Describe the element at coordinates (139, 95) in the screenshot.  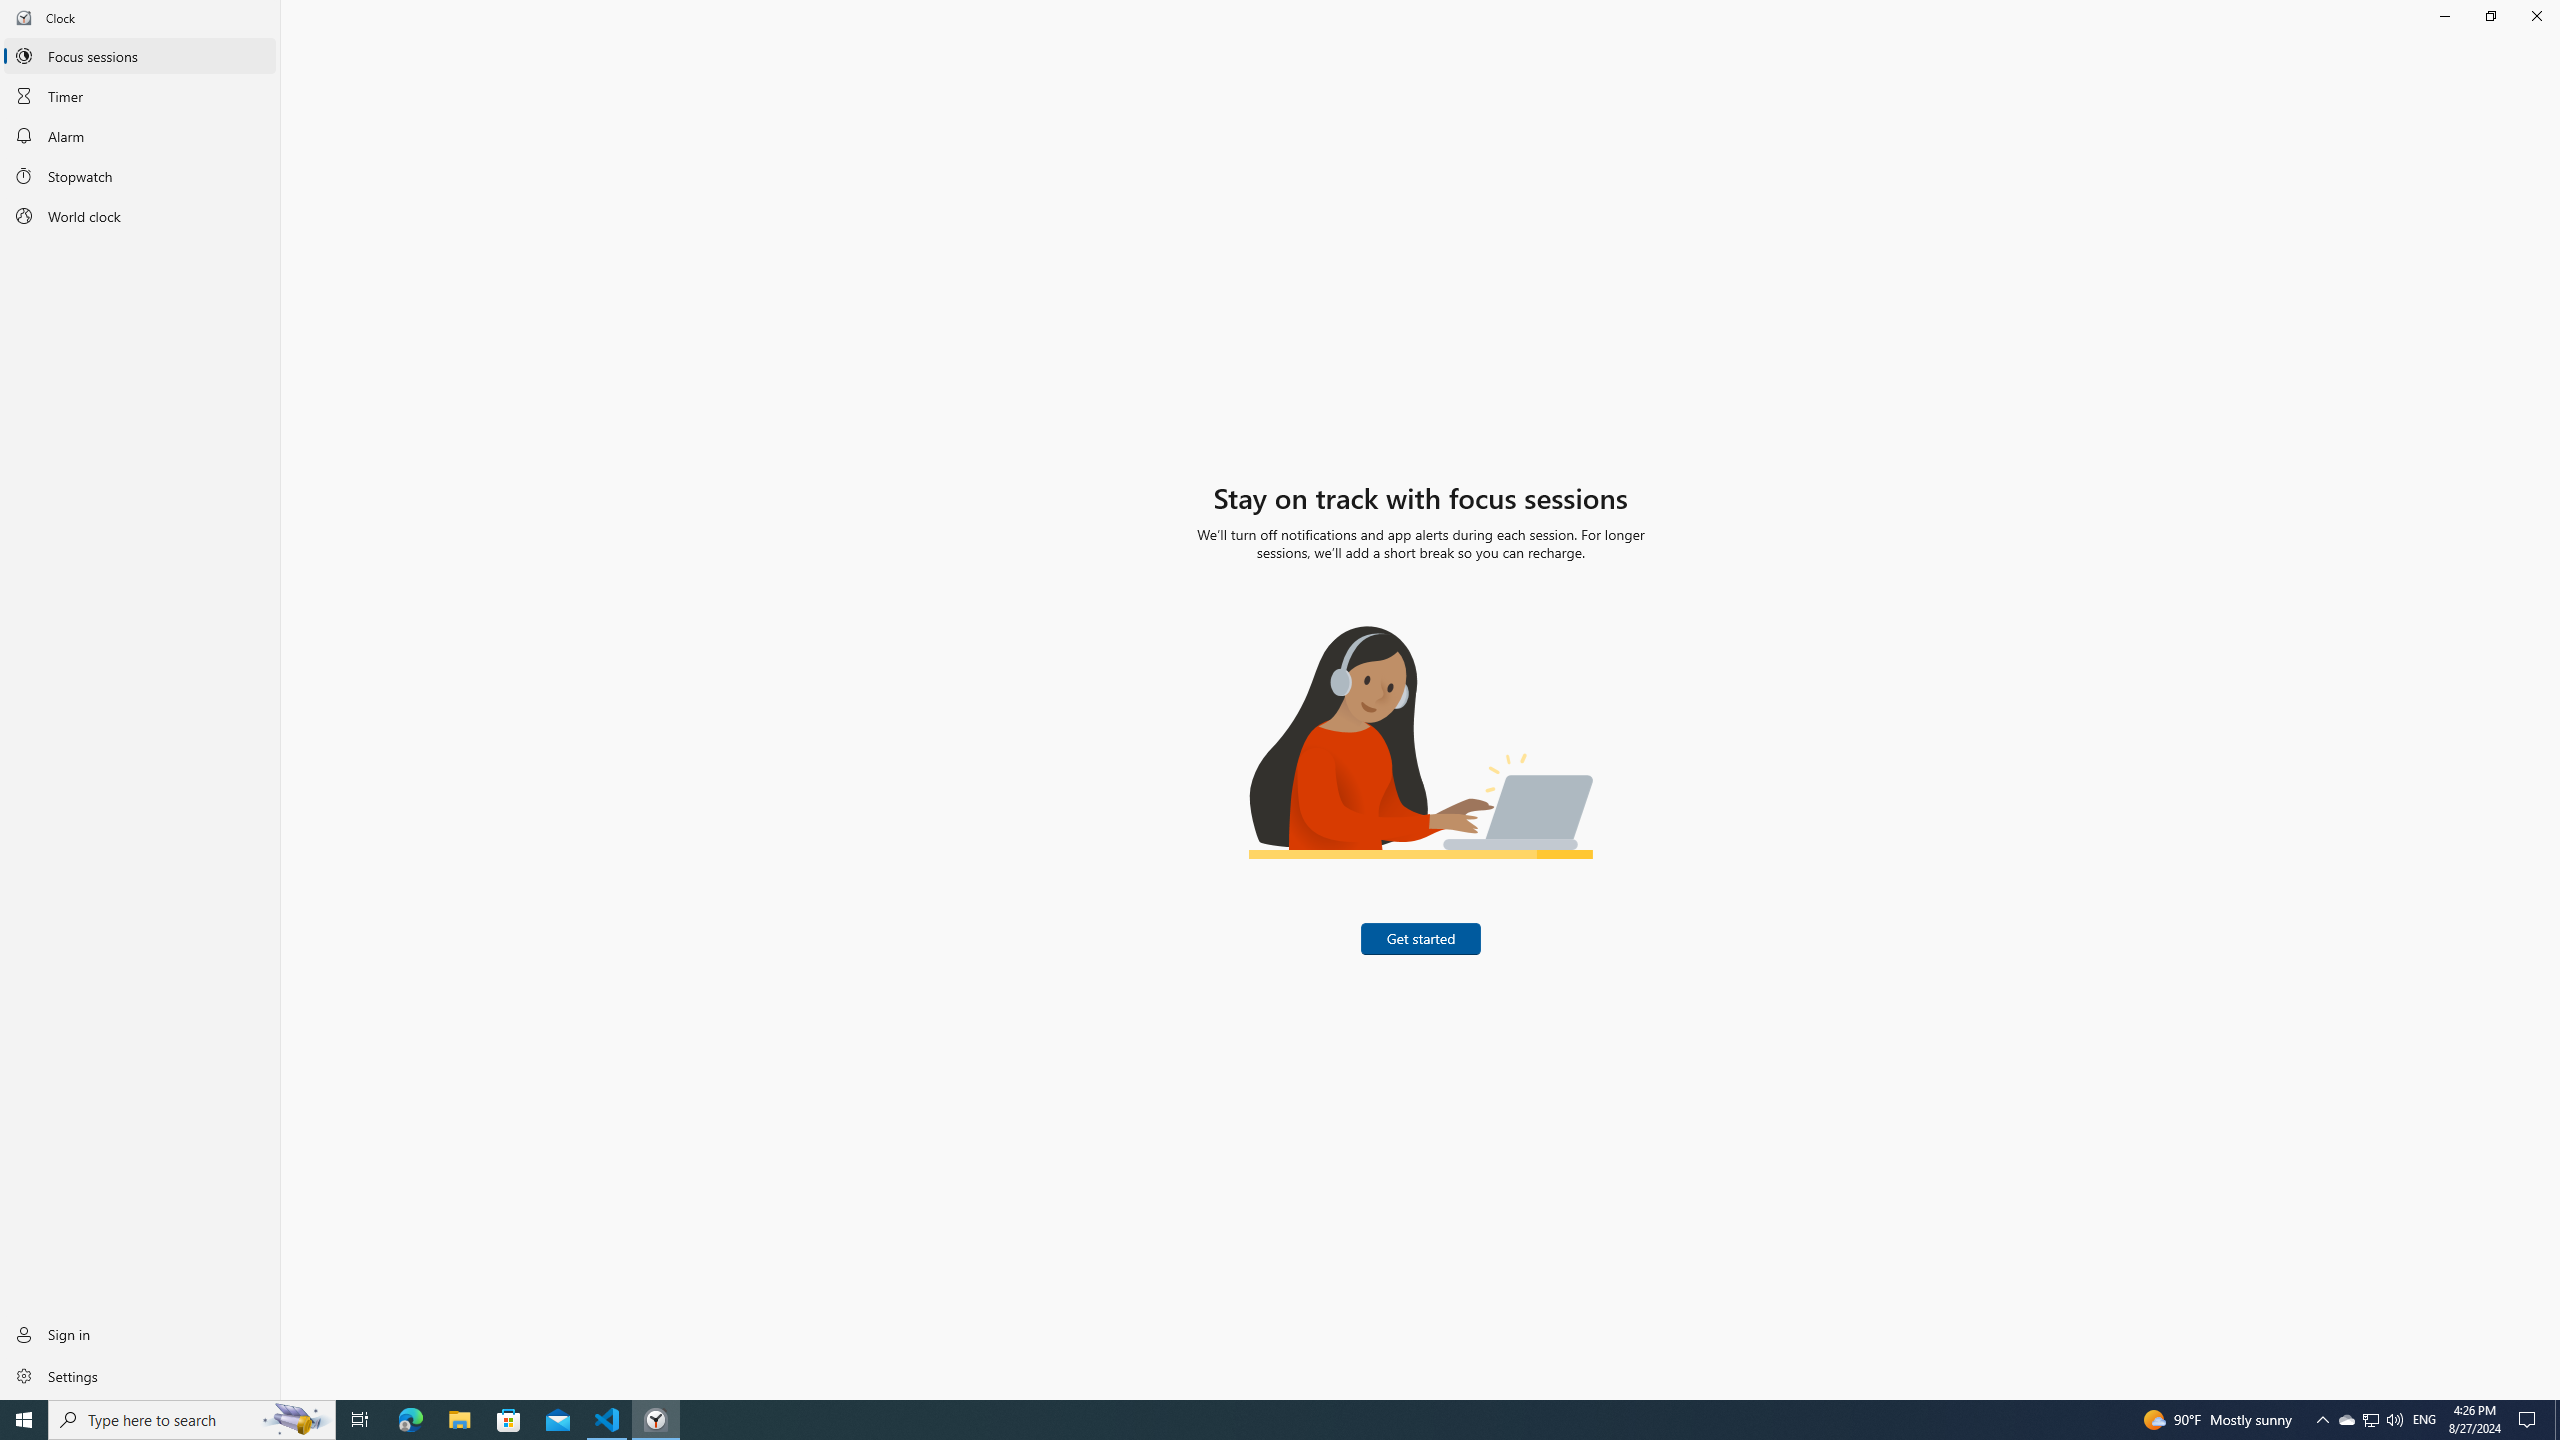
I see `'Timer'` at that location.